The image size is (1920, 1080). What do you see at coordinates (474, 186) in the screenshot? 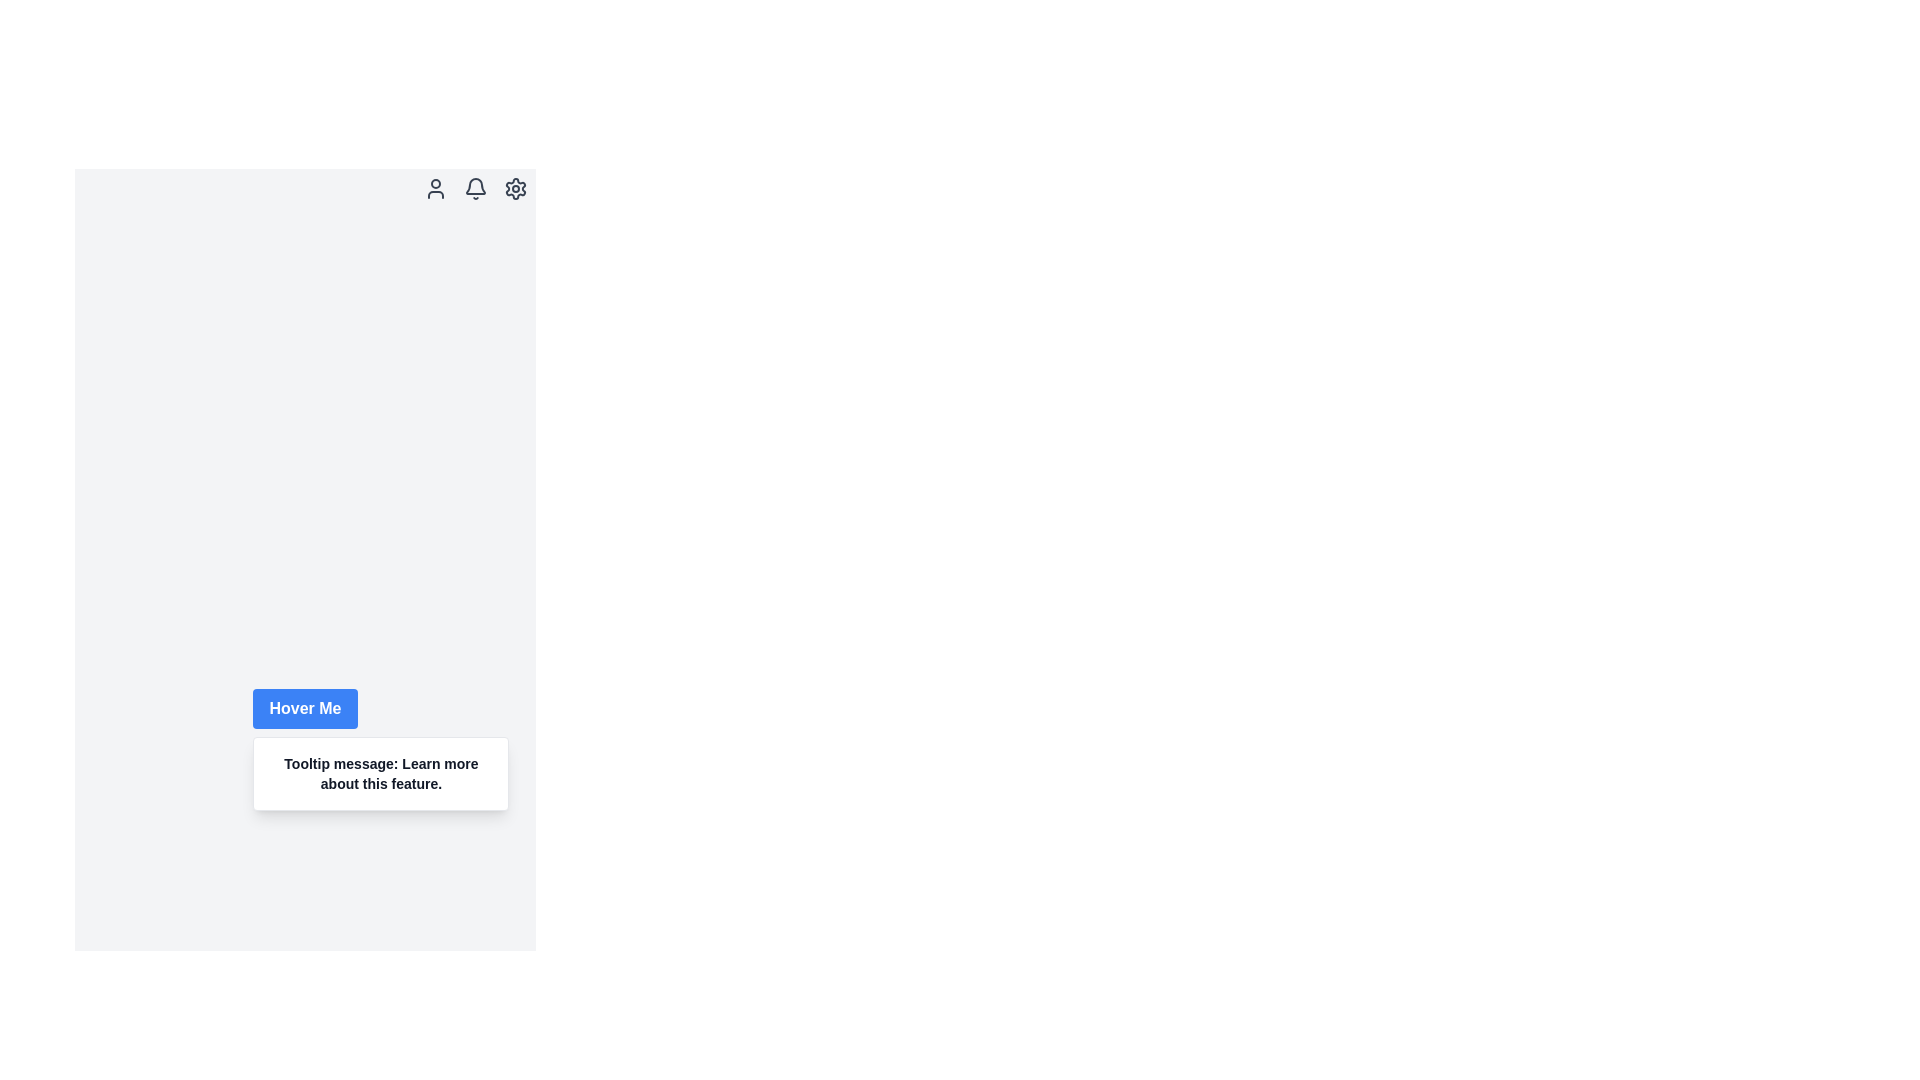
I see `the notification bell icon located at the top-right corner of the interface` at bounding box center [474, 186].